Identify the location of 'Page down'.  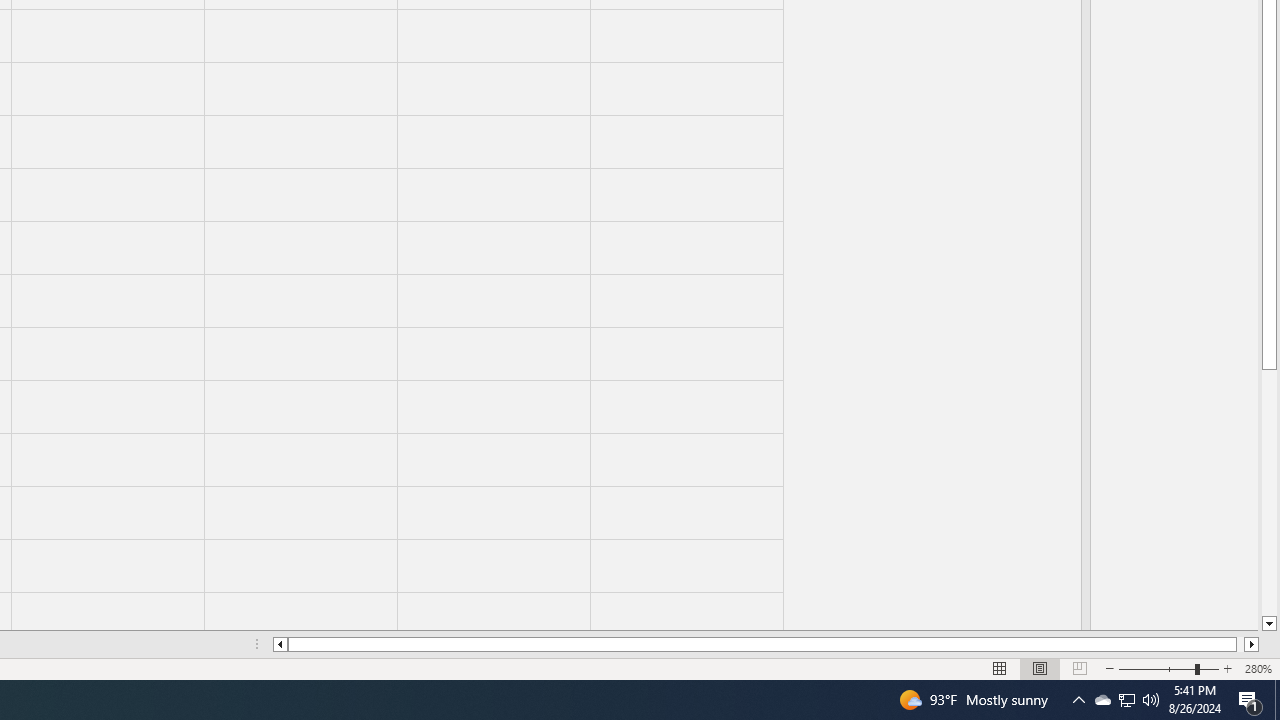
(1268, 493).